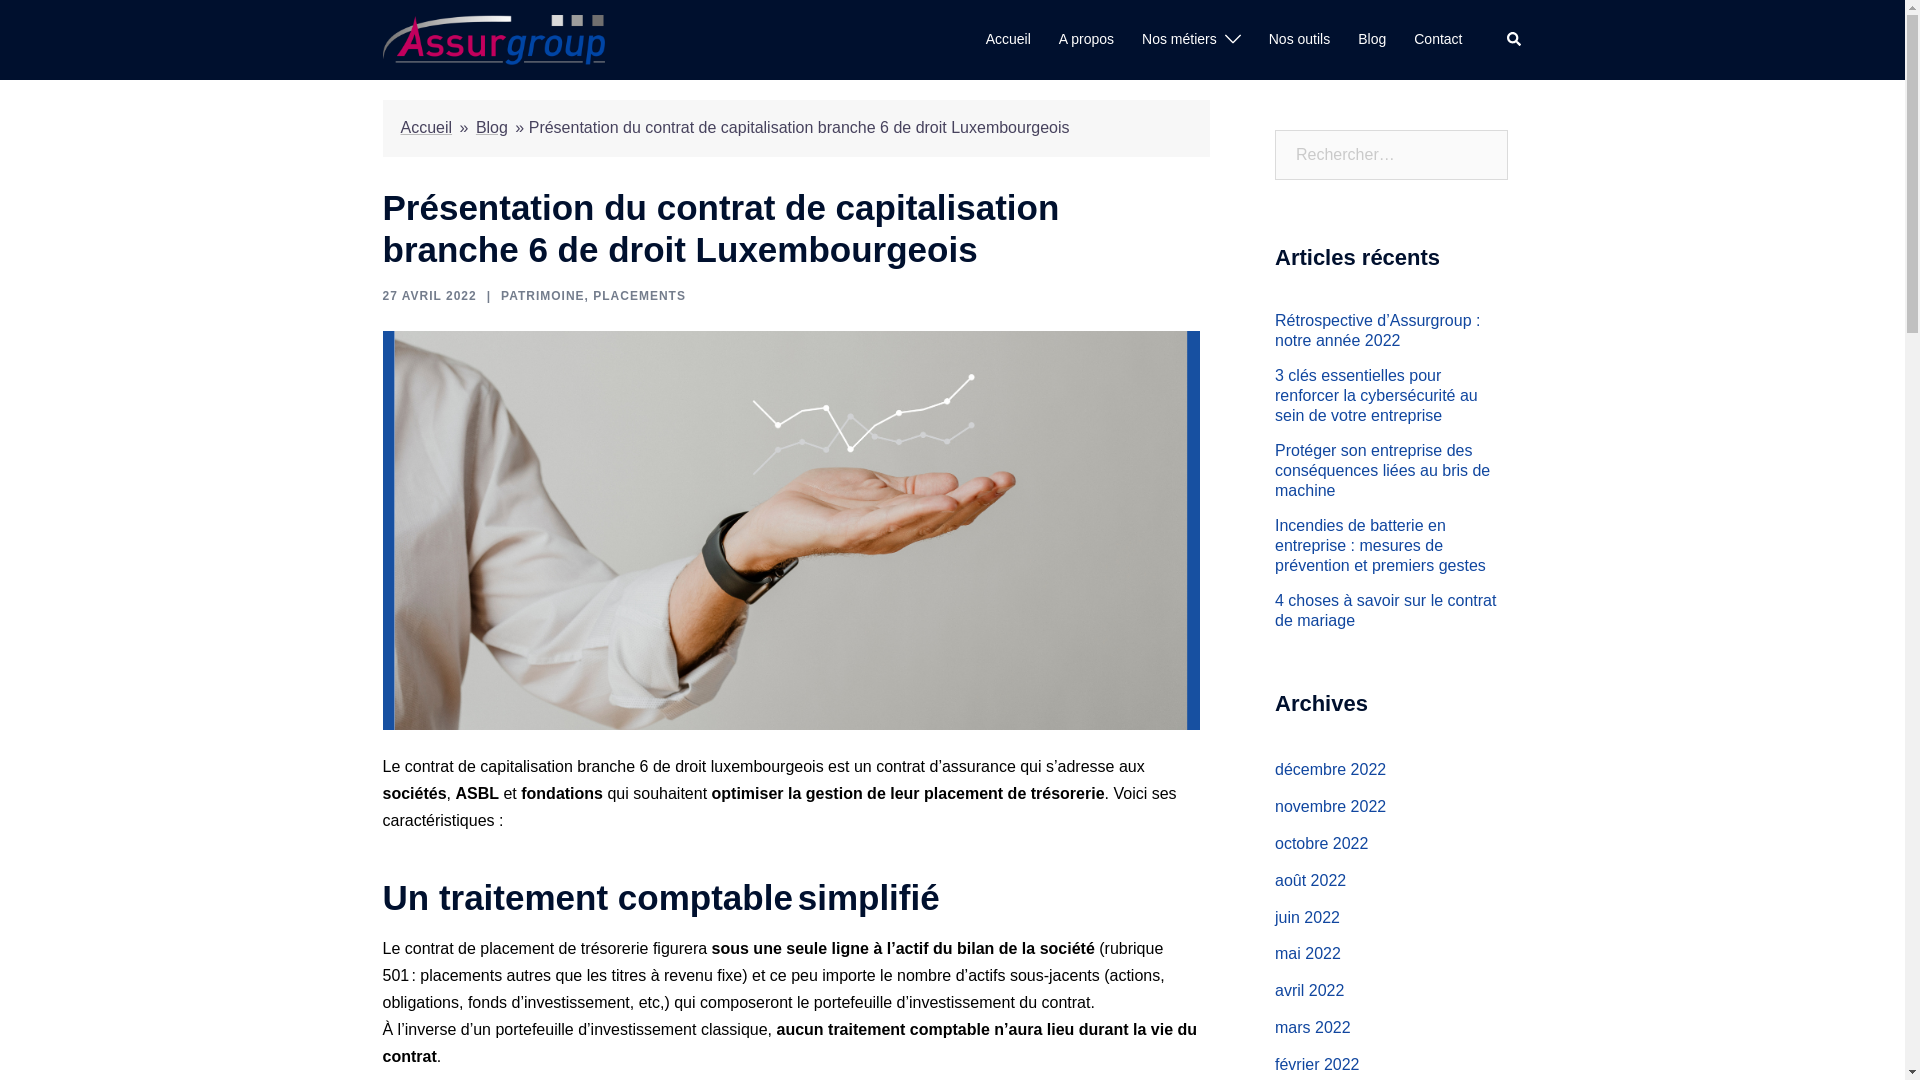 Image resolution: width=1920 pixels, height=1080 pixels. I want to click on 'PLACEMENTS', so click(592, 296).